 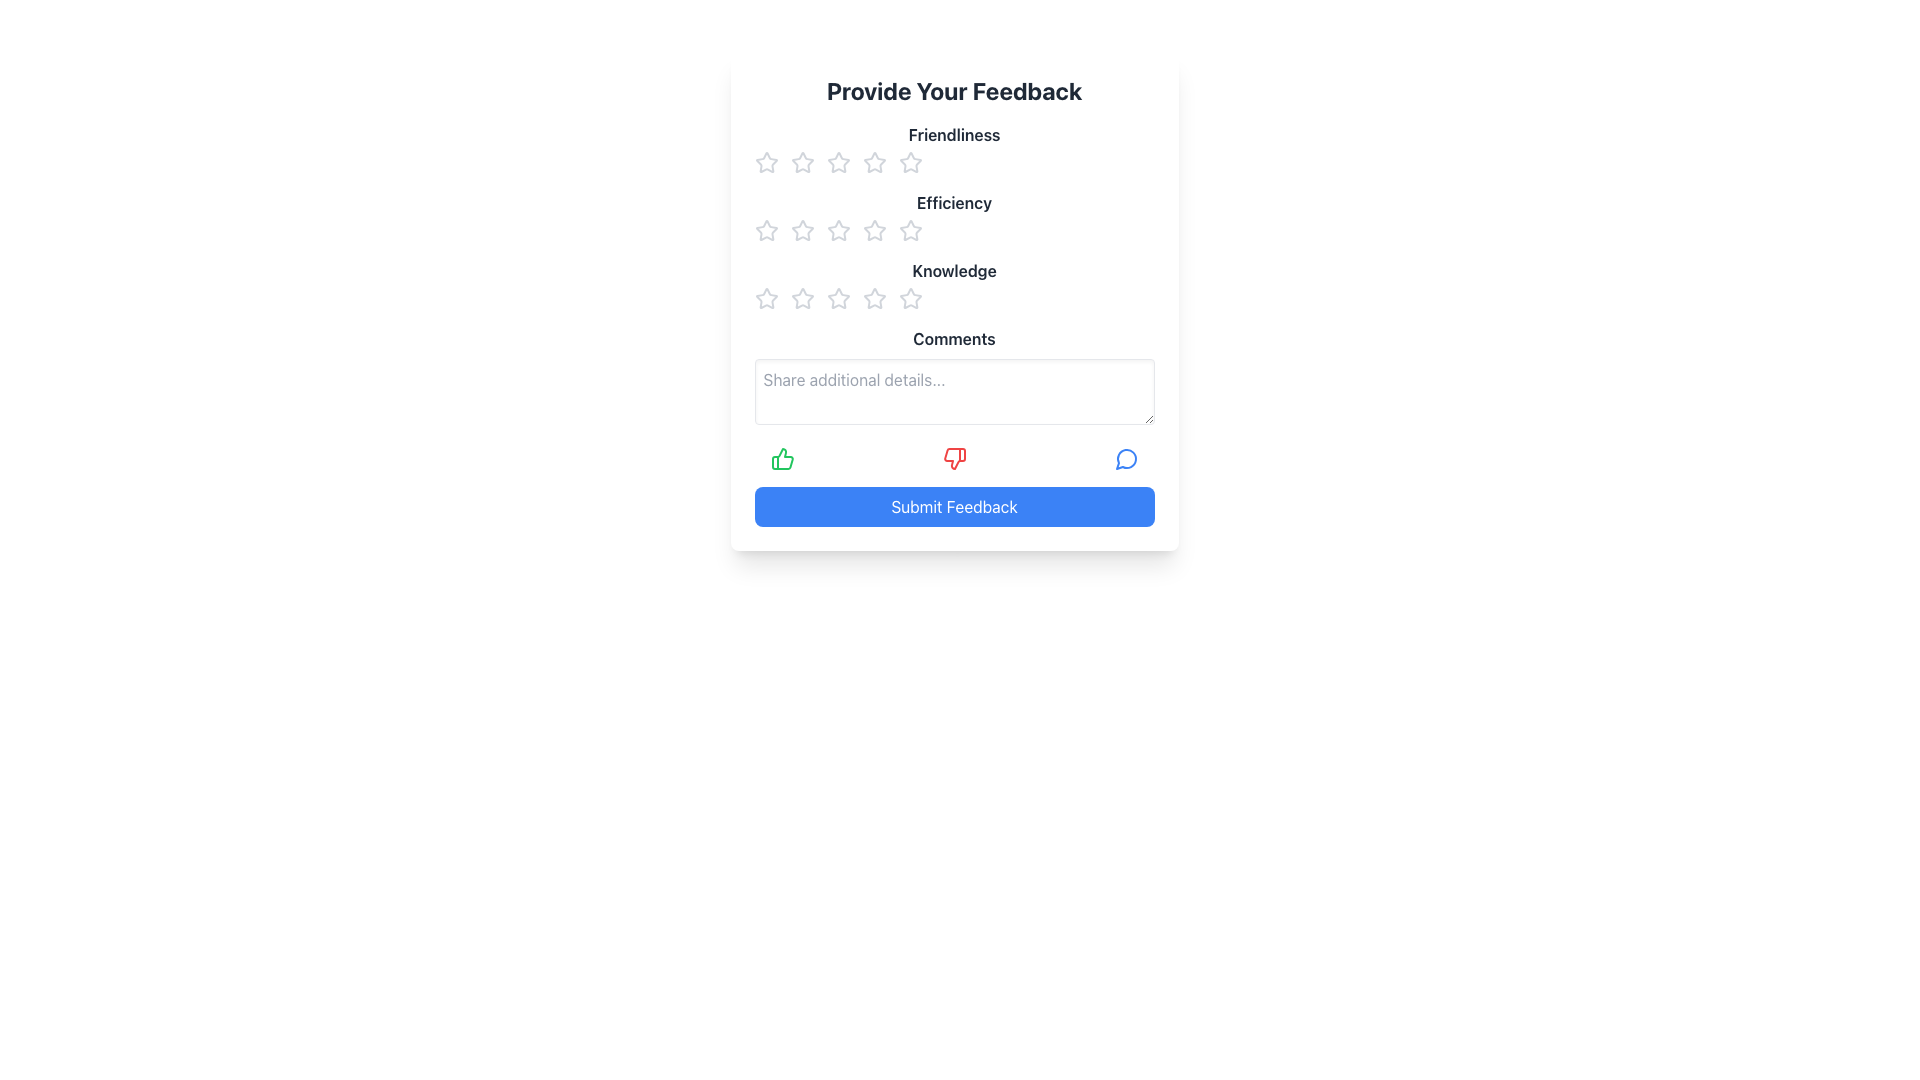 What do you see at coordinates (1126, 459) in the screenshot?
I see `the decorative icon segment of the speech bubble located to the right of the feedback form` at bounding box center [1126, 459].